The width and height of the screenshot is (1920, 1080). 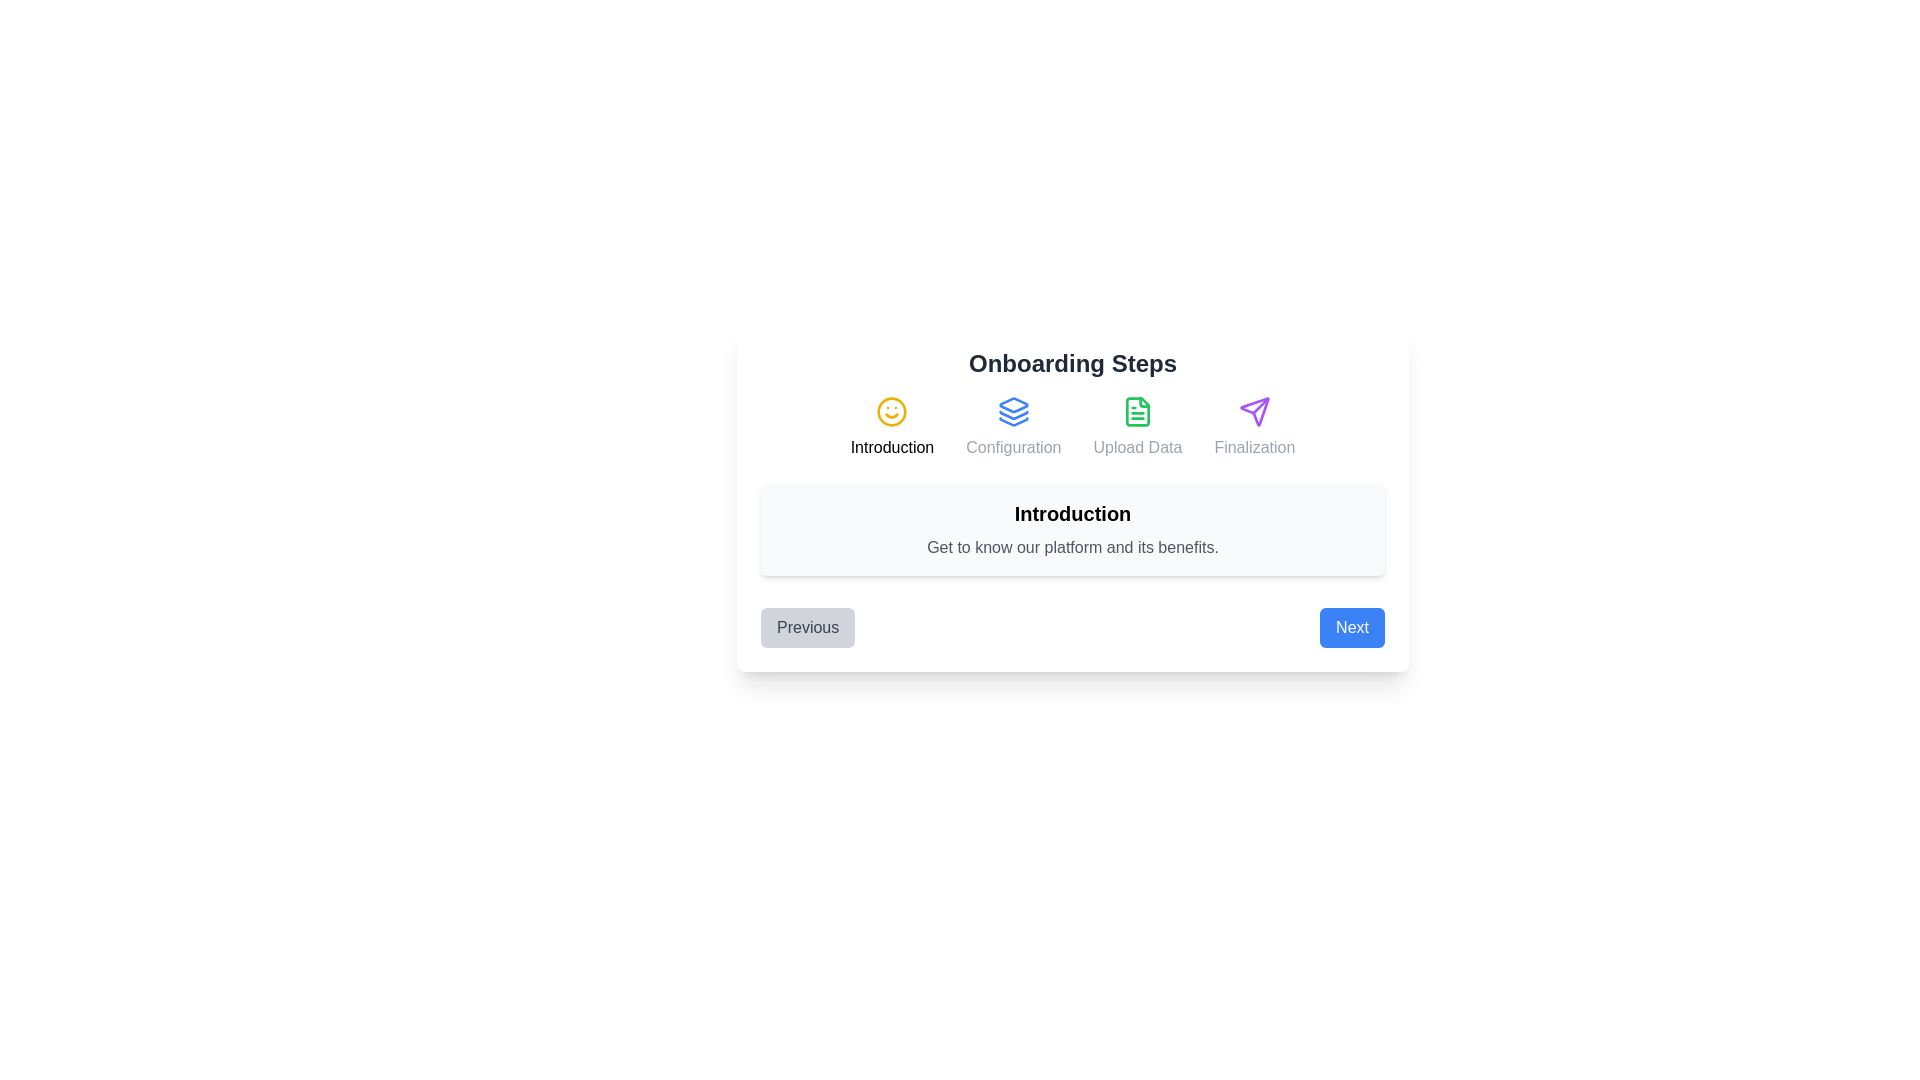 I want to click on the 'Configuration' step label in the onboarding process, which is positioned as the second item in the horizontal step indicator layout, below the Configuration icon and to the right of the 'Introduction' step, so click(x=1013, y=446).